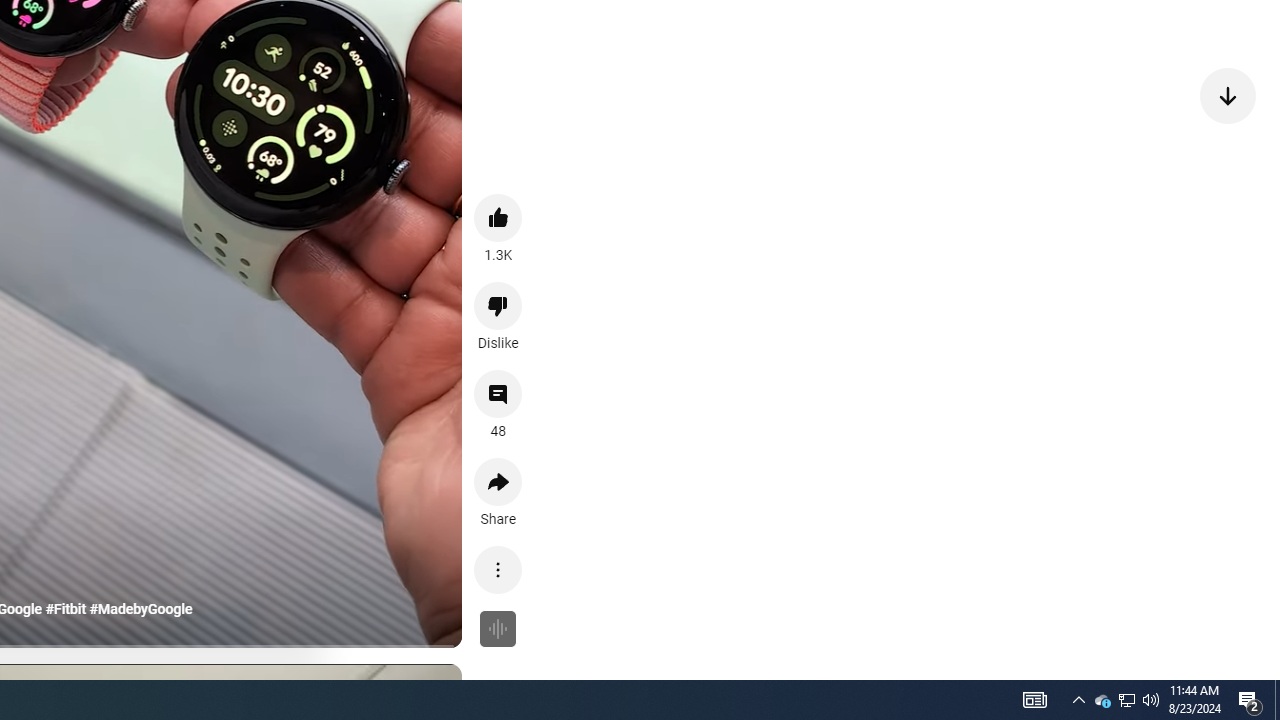 This screenshot has height=720, width=1280. What do you see at coordinates (498, 394) in the screenshot?
I see `'View 48 comments'` at bounding box center [498, 394].